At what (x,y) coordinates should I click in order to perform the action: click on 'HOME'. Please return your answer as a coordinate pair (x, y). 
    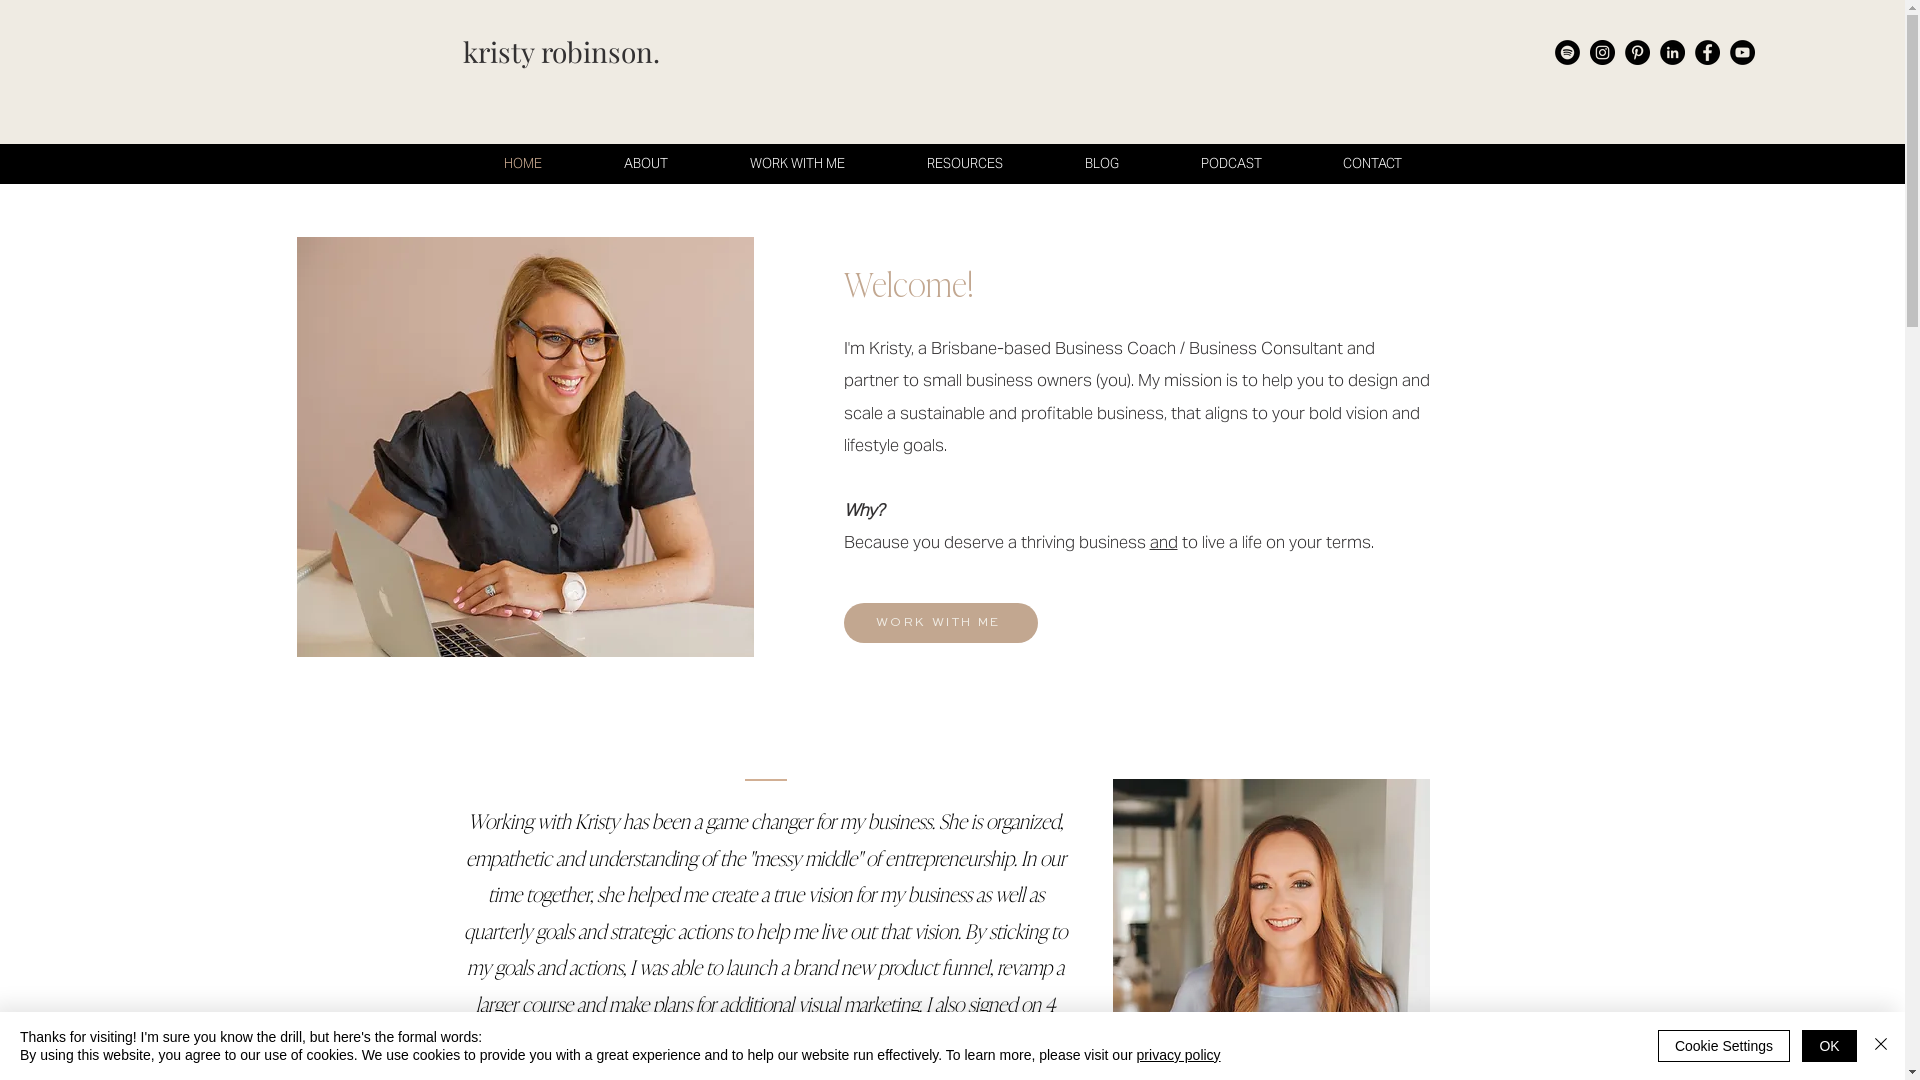
    Looking at the image, I should click on (522, 163).